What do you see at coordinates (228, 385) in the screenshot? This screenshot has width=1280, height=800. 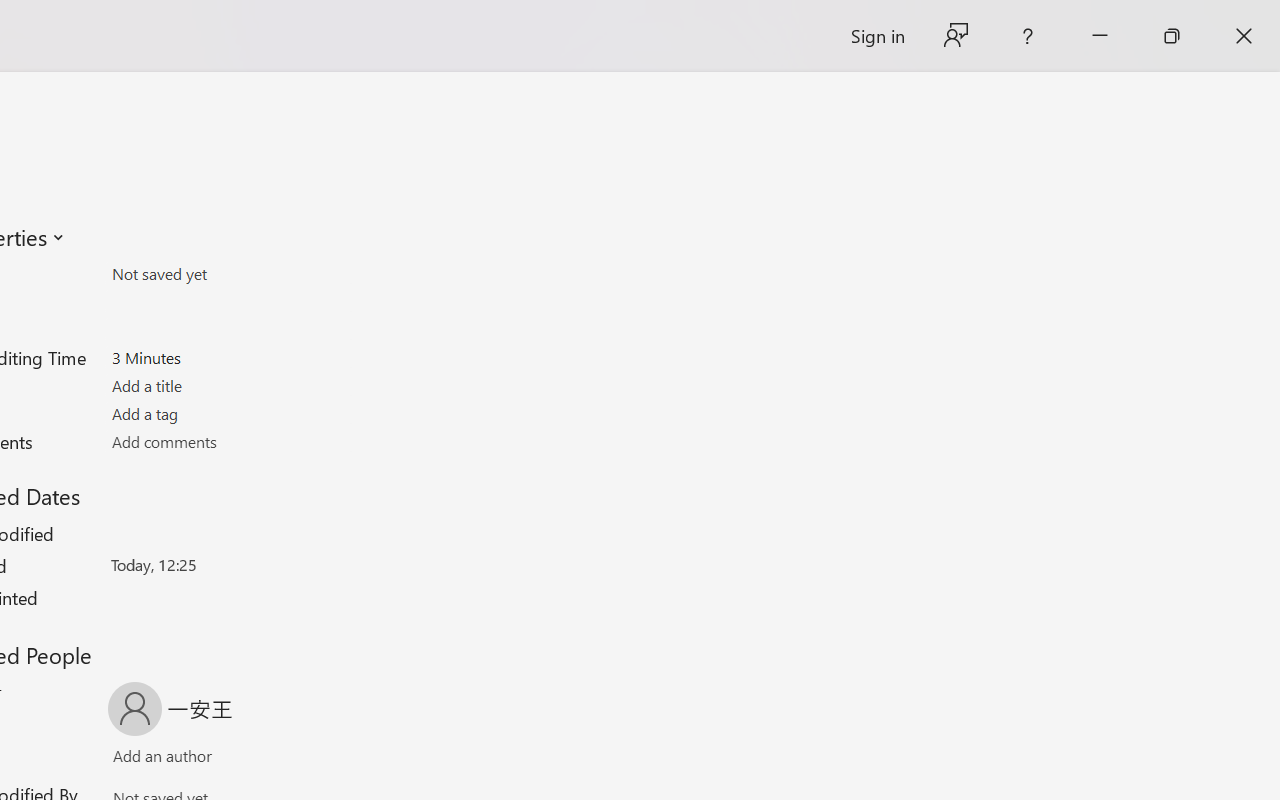 I see `'Title'` at bounding box center [228, 385].